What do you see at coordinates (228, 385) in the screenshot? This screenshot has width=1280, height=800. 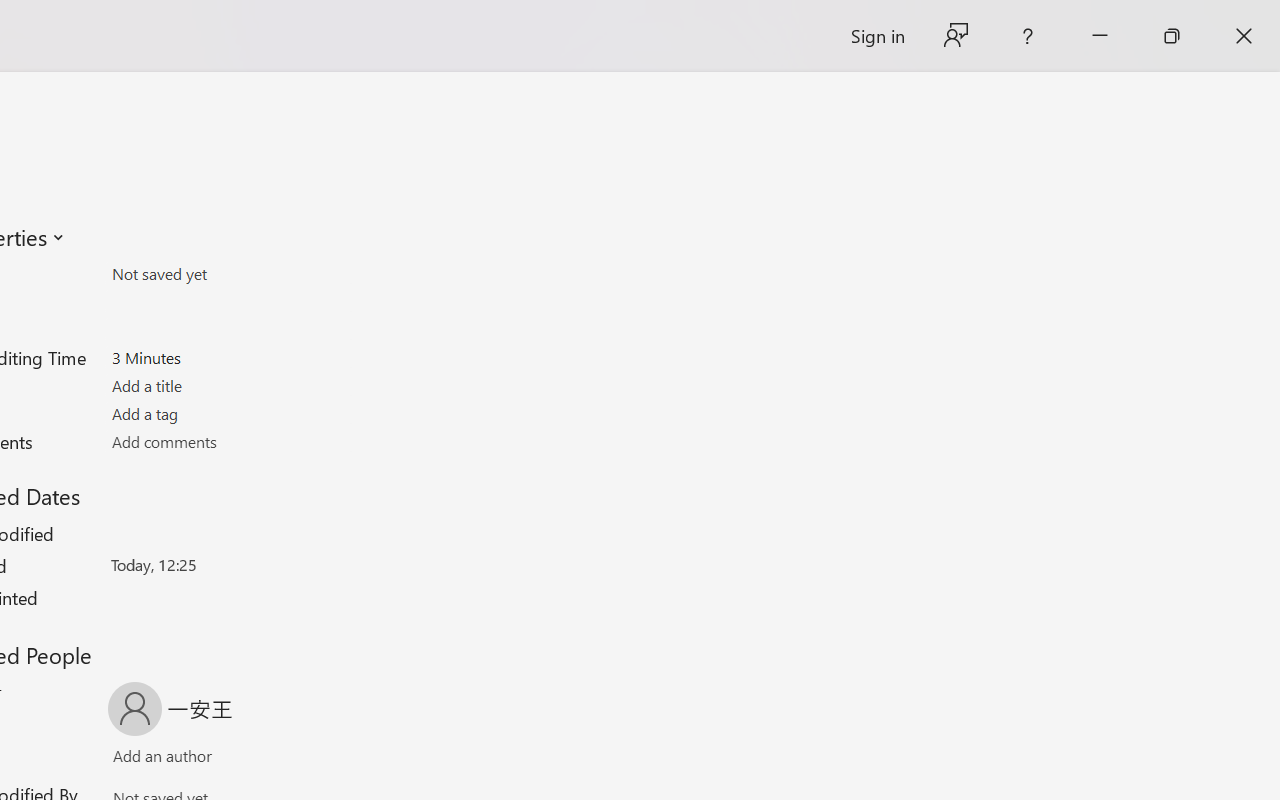 I see `'Title'` at bounding box center [228, 385].